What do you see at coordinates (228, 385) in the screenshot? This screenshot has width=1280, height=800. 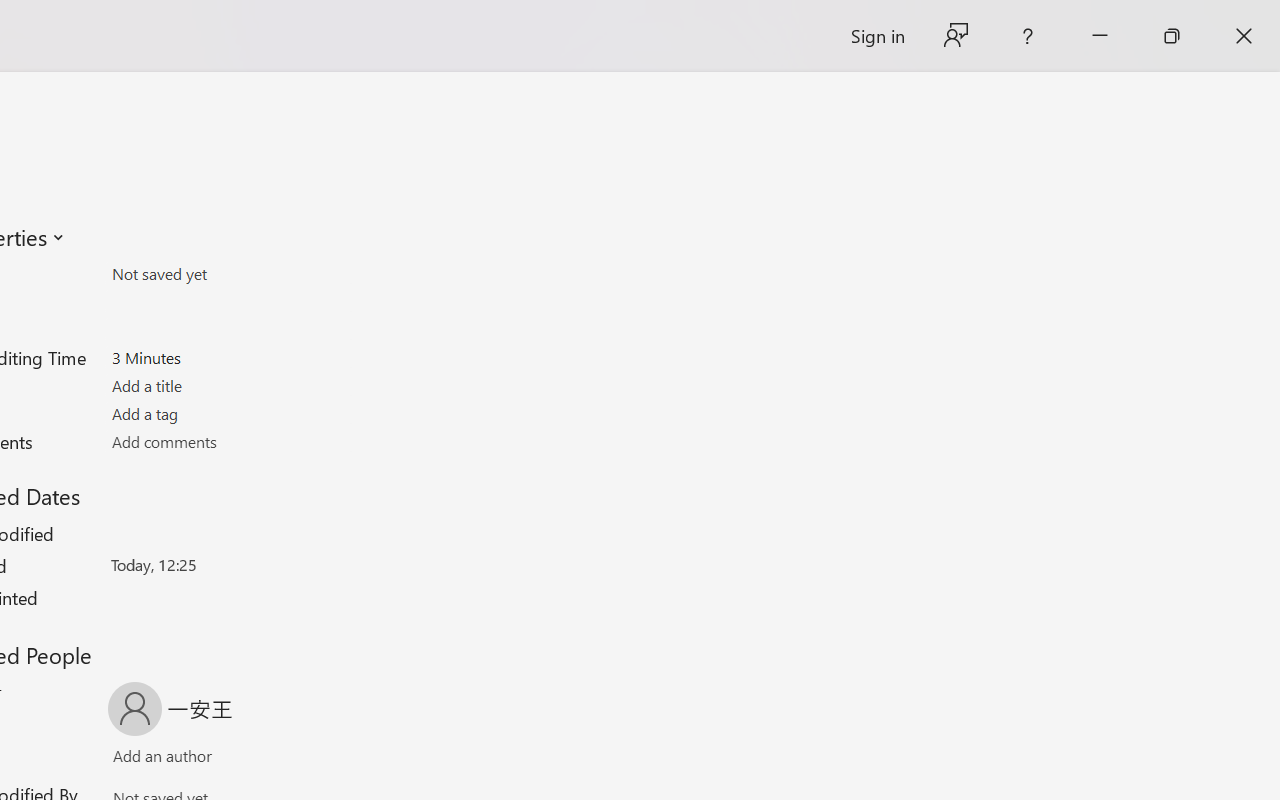 I see `'Title'` at bounding box center [228, 385].